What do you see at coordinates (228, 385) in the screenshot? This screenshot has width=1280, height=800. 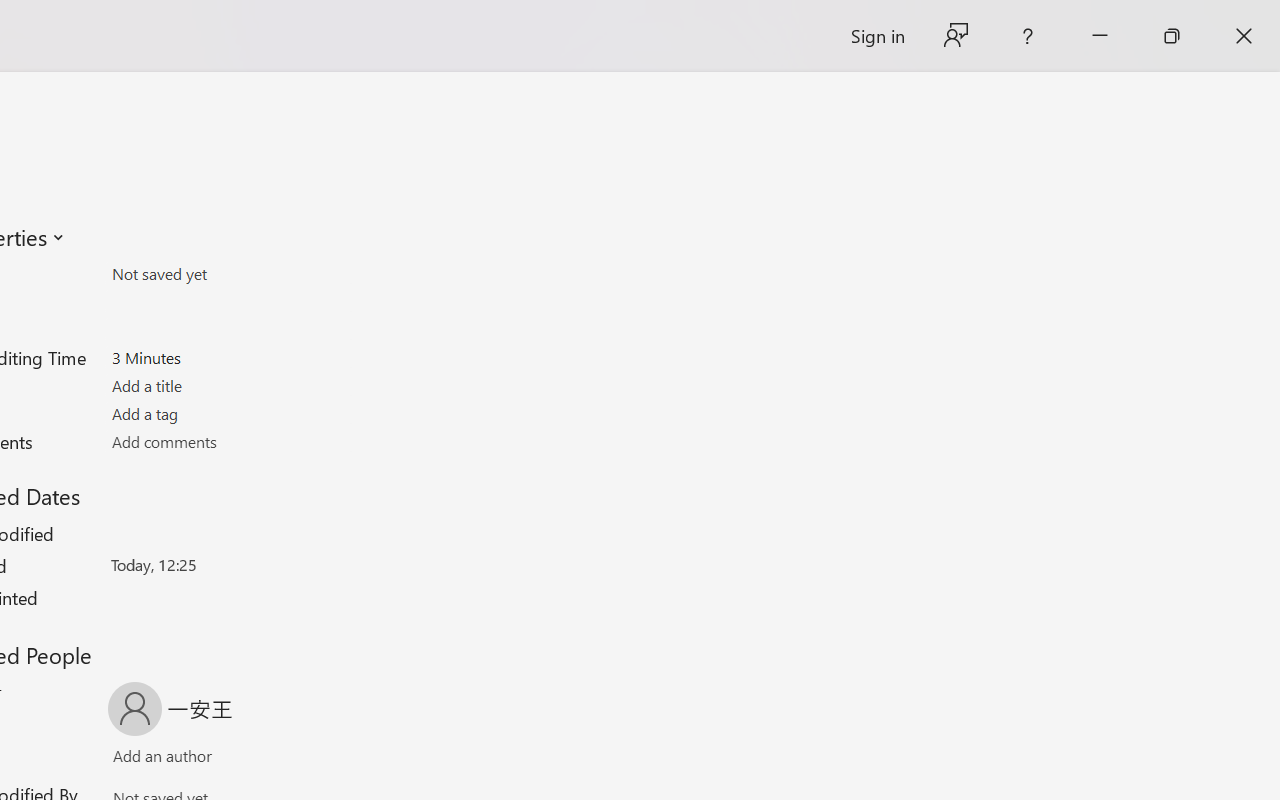 I see `'Title'` at bounding box center [228, 385].